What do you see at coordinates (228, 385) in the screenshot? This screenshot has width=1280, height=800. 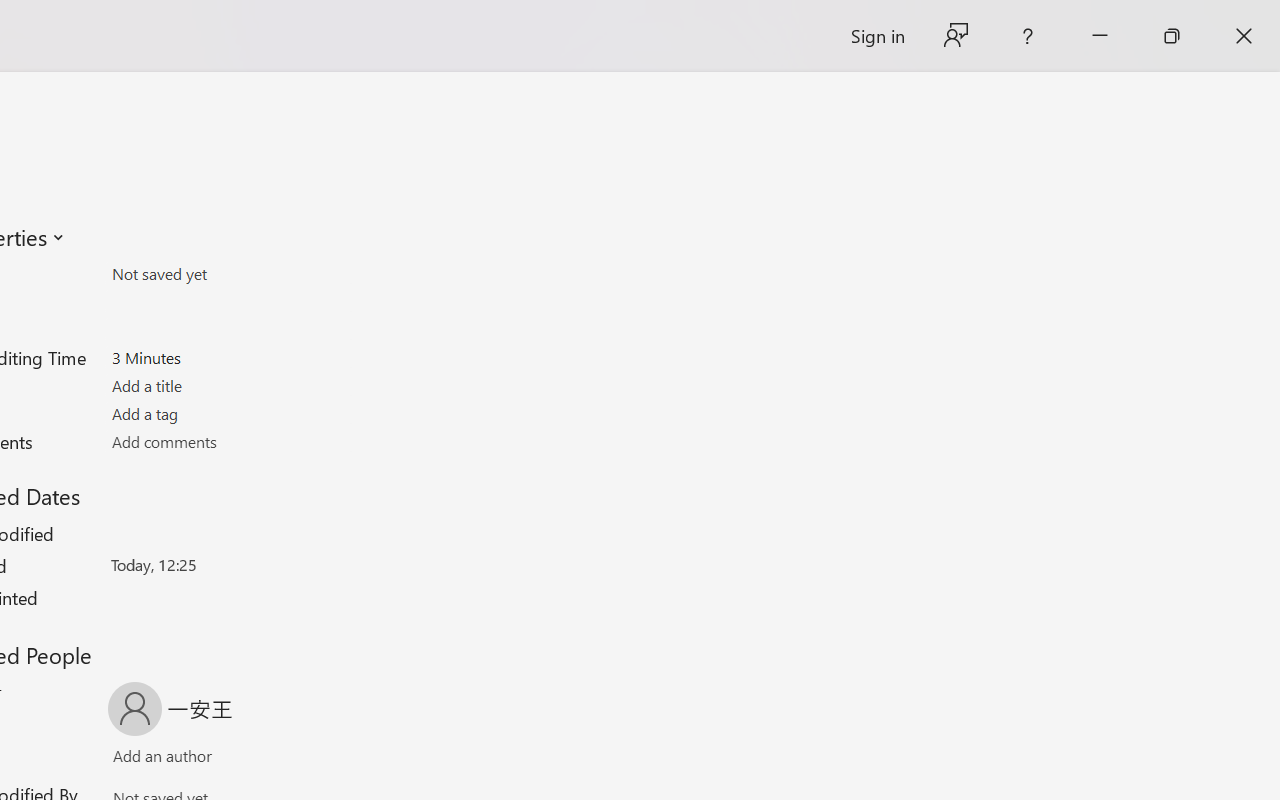 I see `'Title'` at bounding box center [228, 385].